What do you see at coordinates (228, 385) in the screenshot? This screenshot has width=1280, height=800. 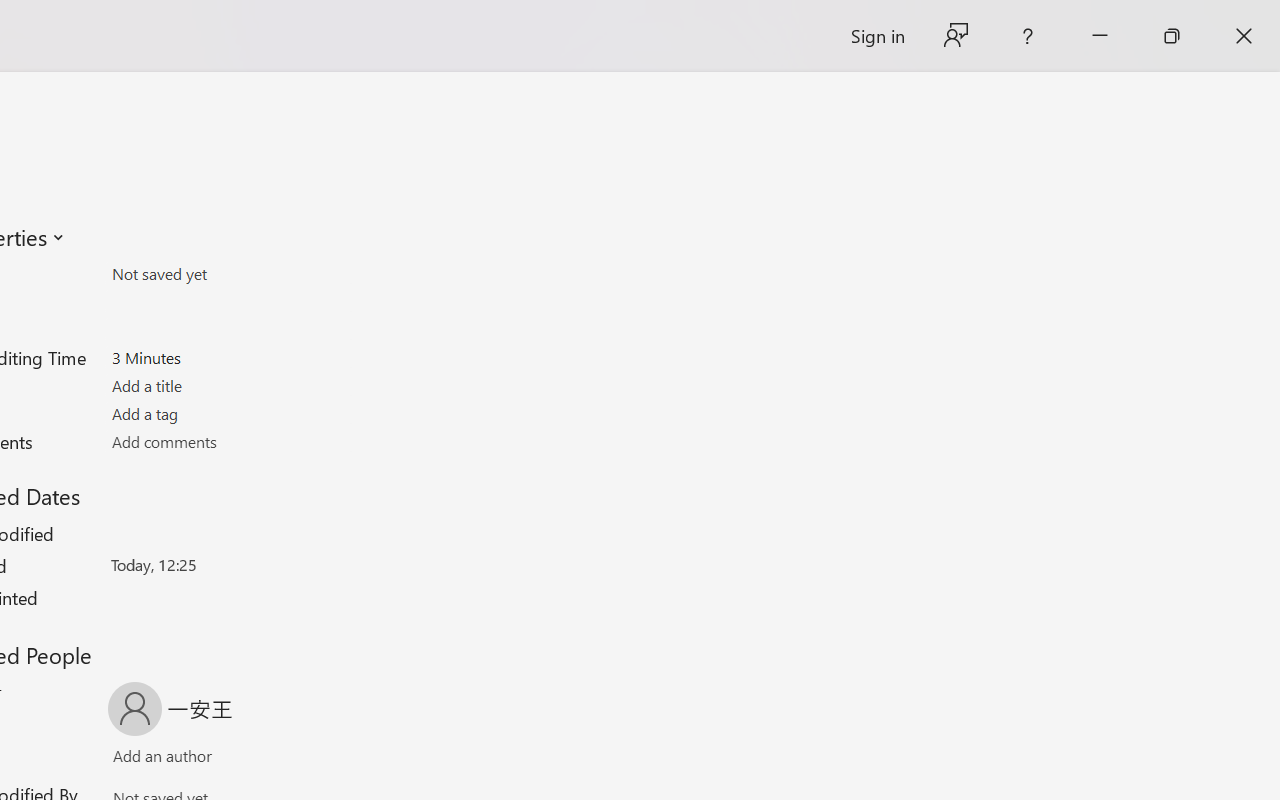 I see `'Title'` at bounding box center [228, 385].